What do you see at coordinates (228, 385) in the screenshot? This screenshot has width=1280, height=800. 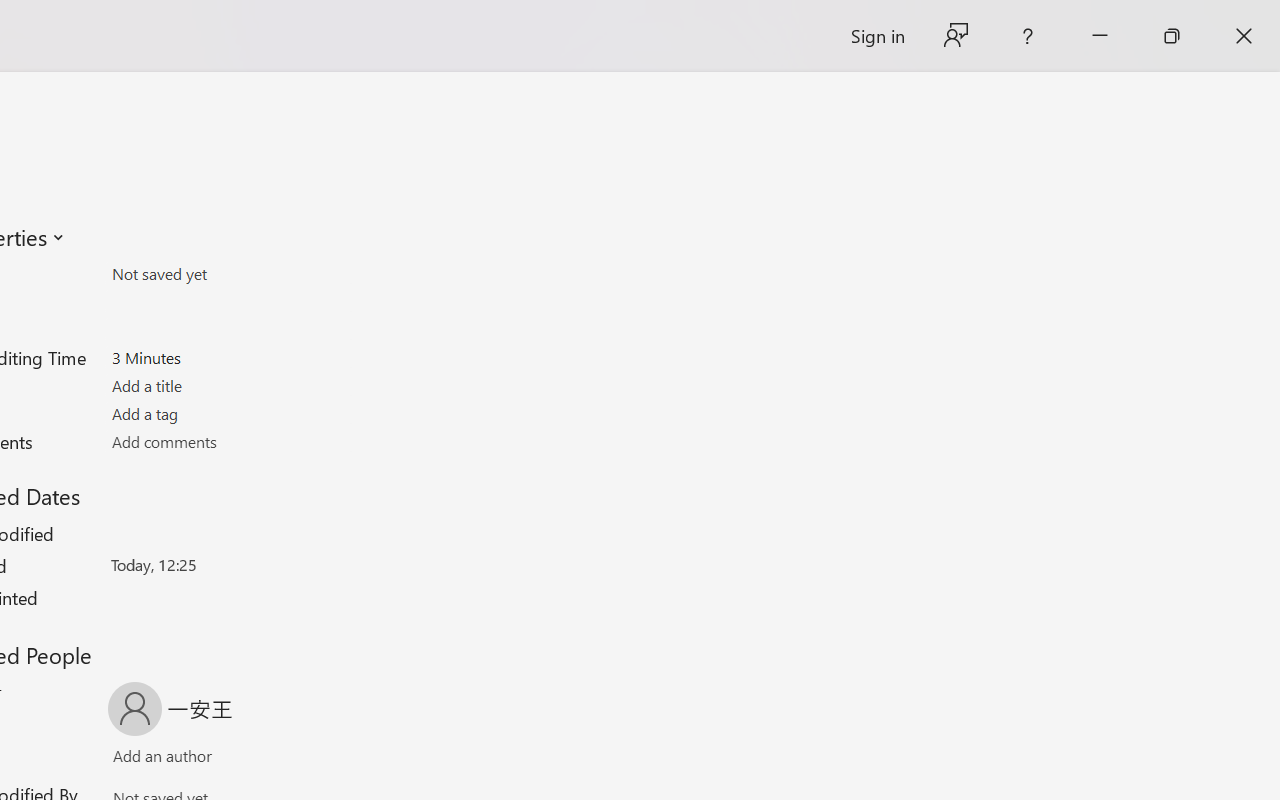 I see `'Title'` at bounding box center [228, 385].